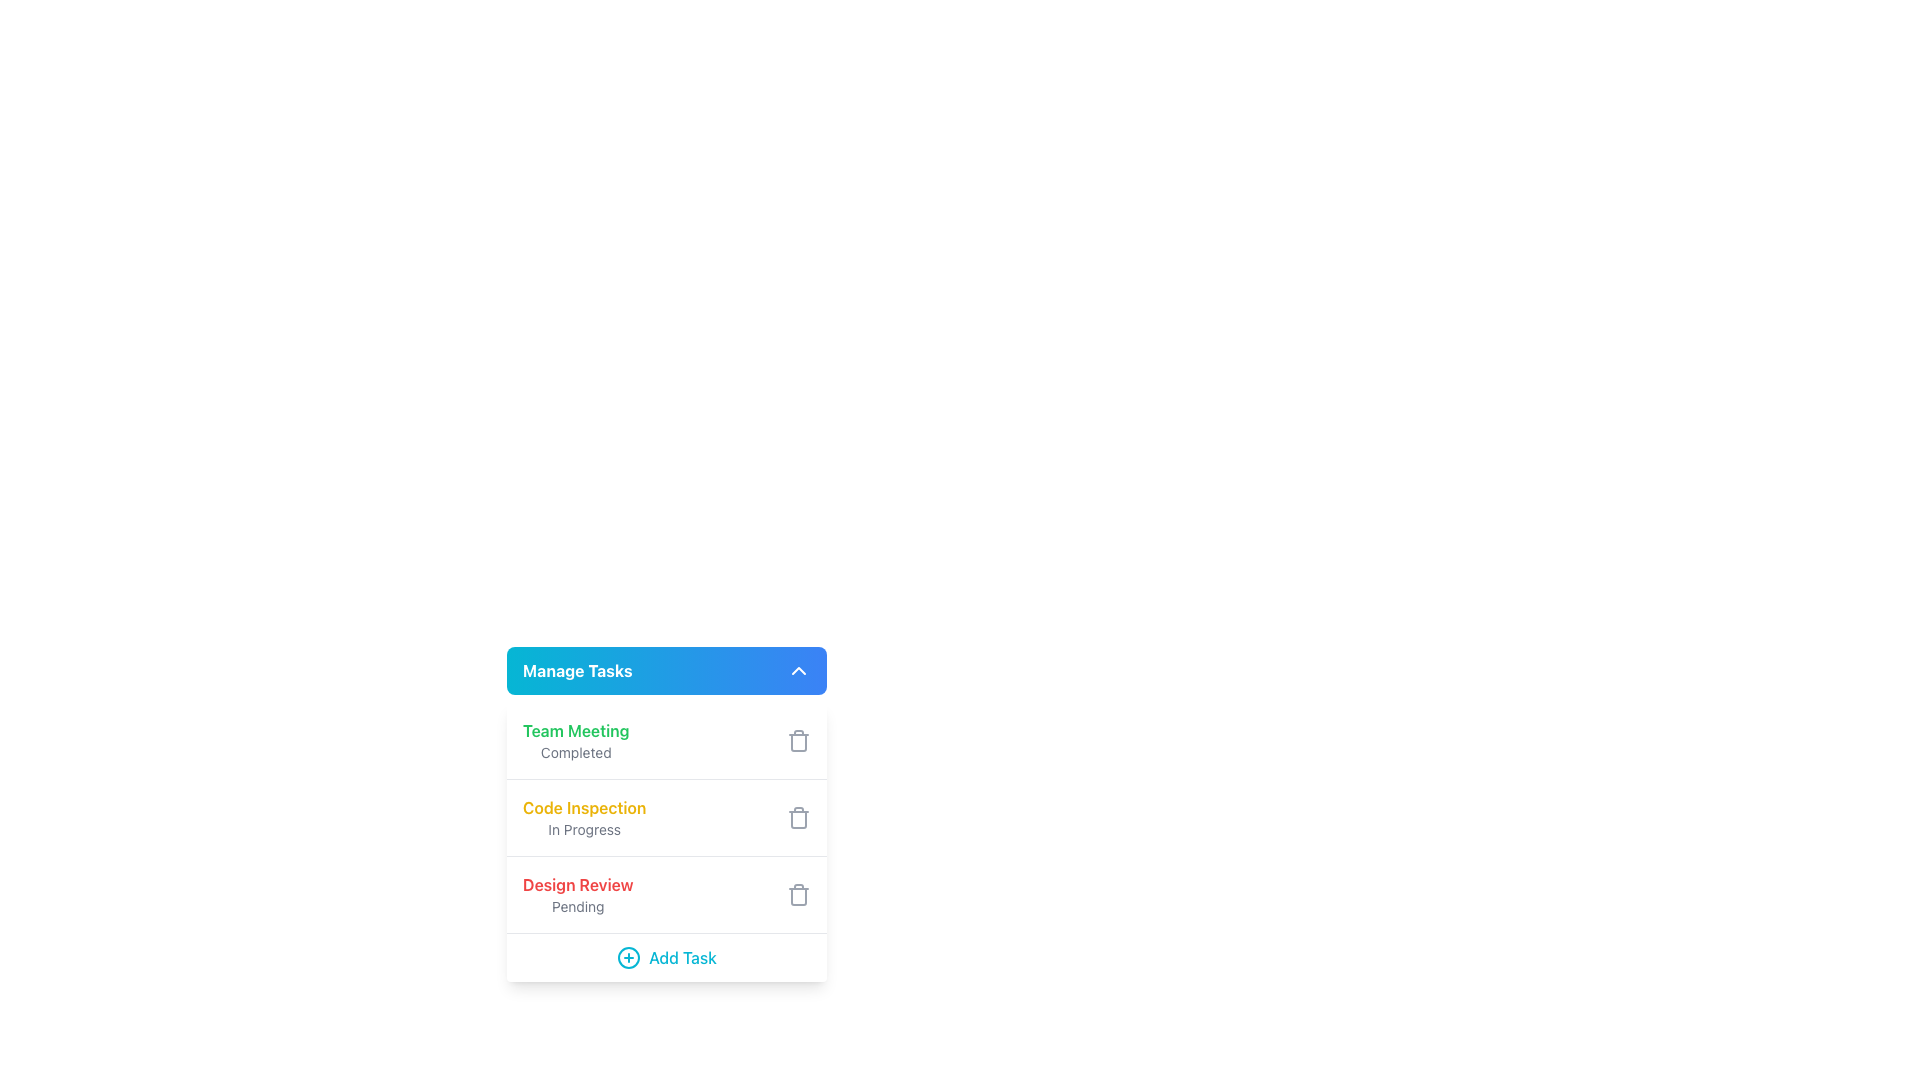 The image size is (1920, 1080). Describe the element at coordinates (797, 671) in the screenshot. I see `the downward-facing chevron icon located on the right side of the 'Manage Tasks' button` at that location.